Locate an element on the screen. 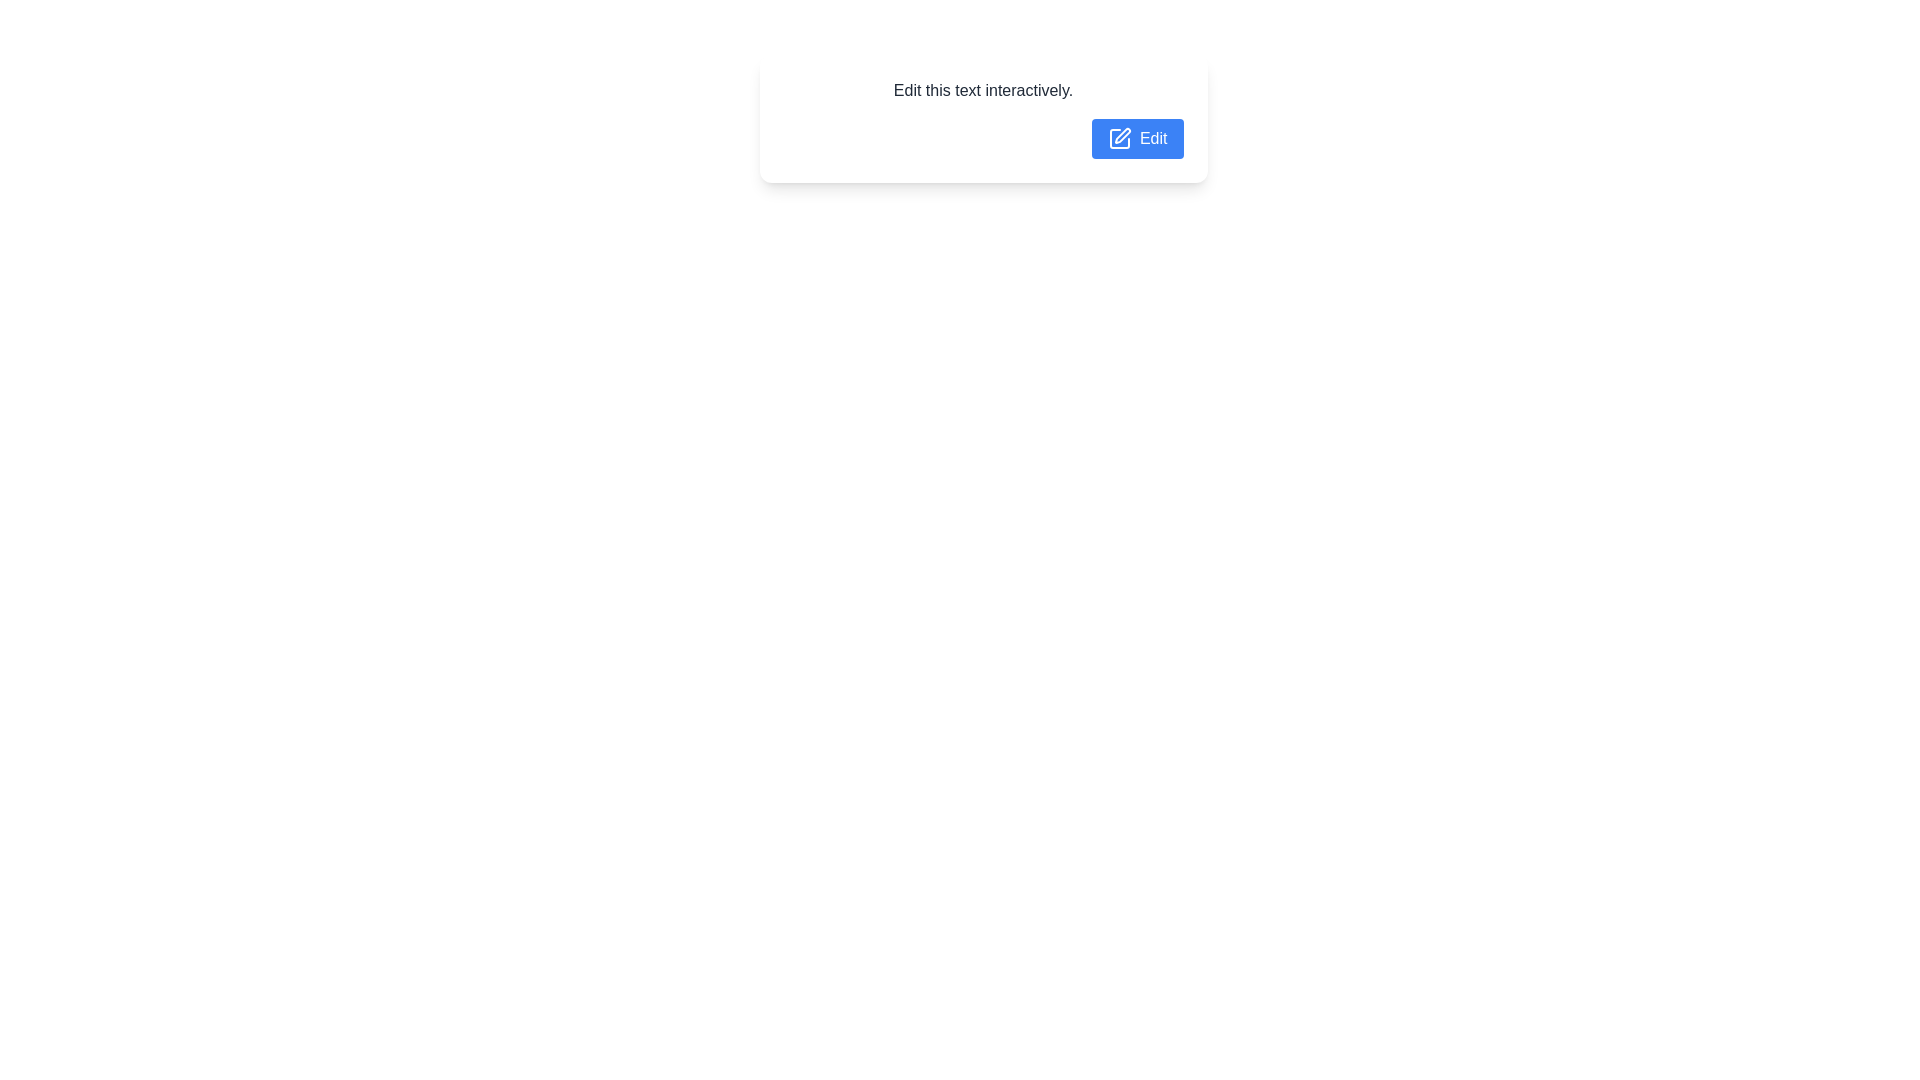 Image resolution: width=1920 pixels, height=1080 pixels. the 'Edit' button with a blue background, displaying a white pen icon is located at coordinates (1137, 137).